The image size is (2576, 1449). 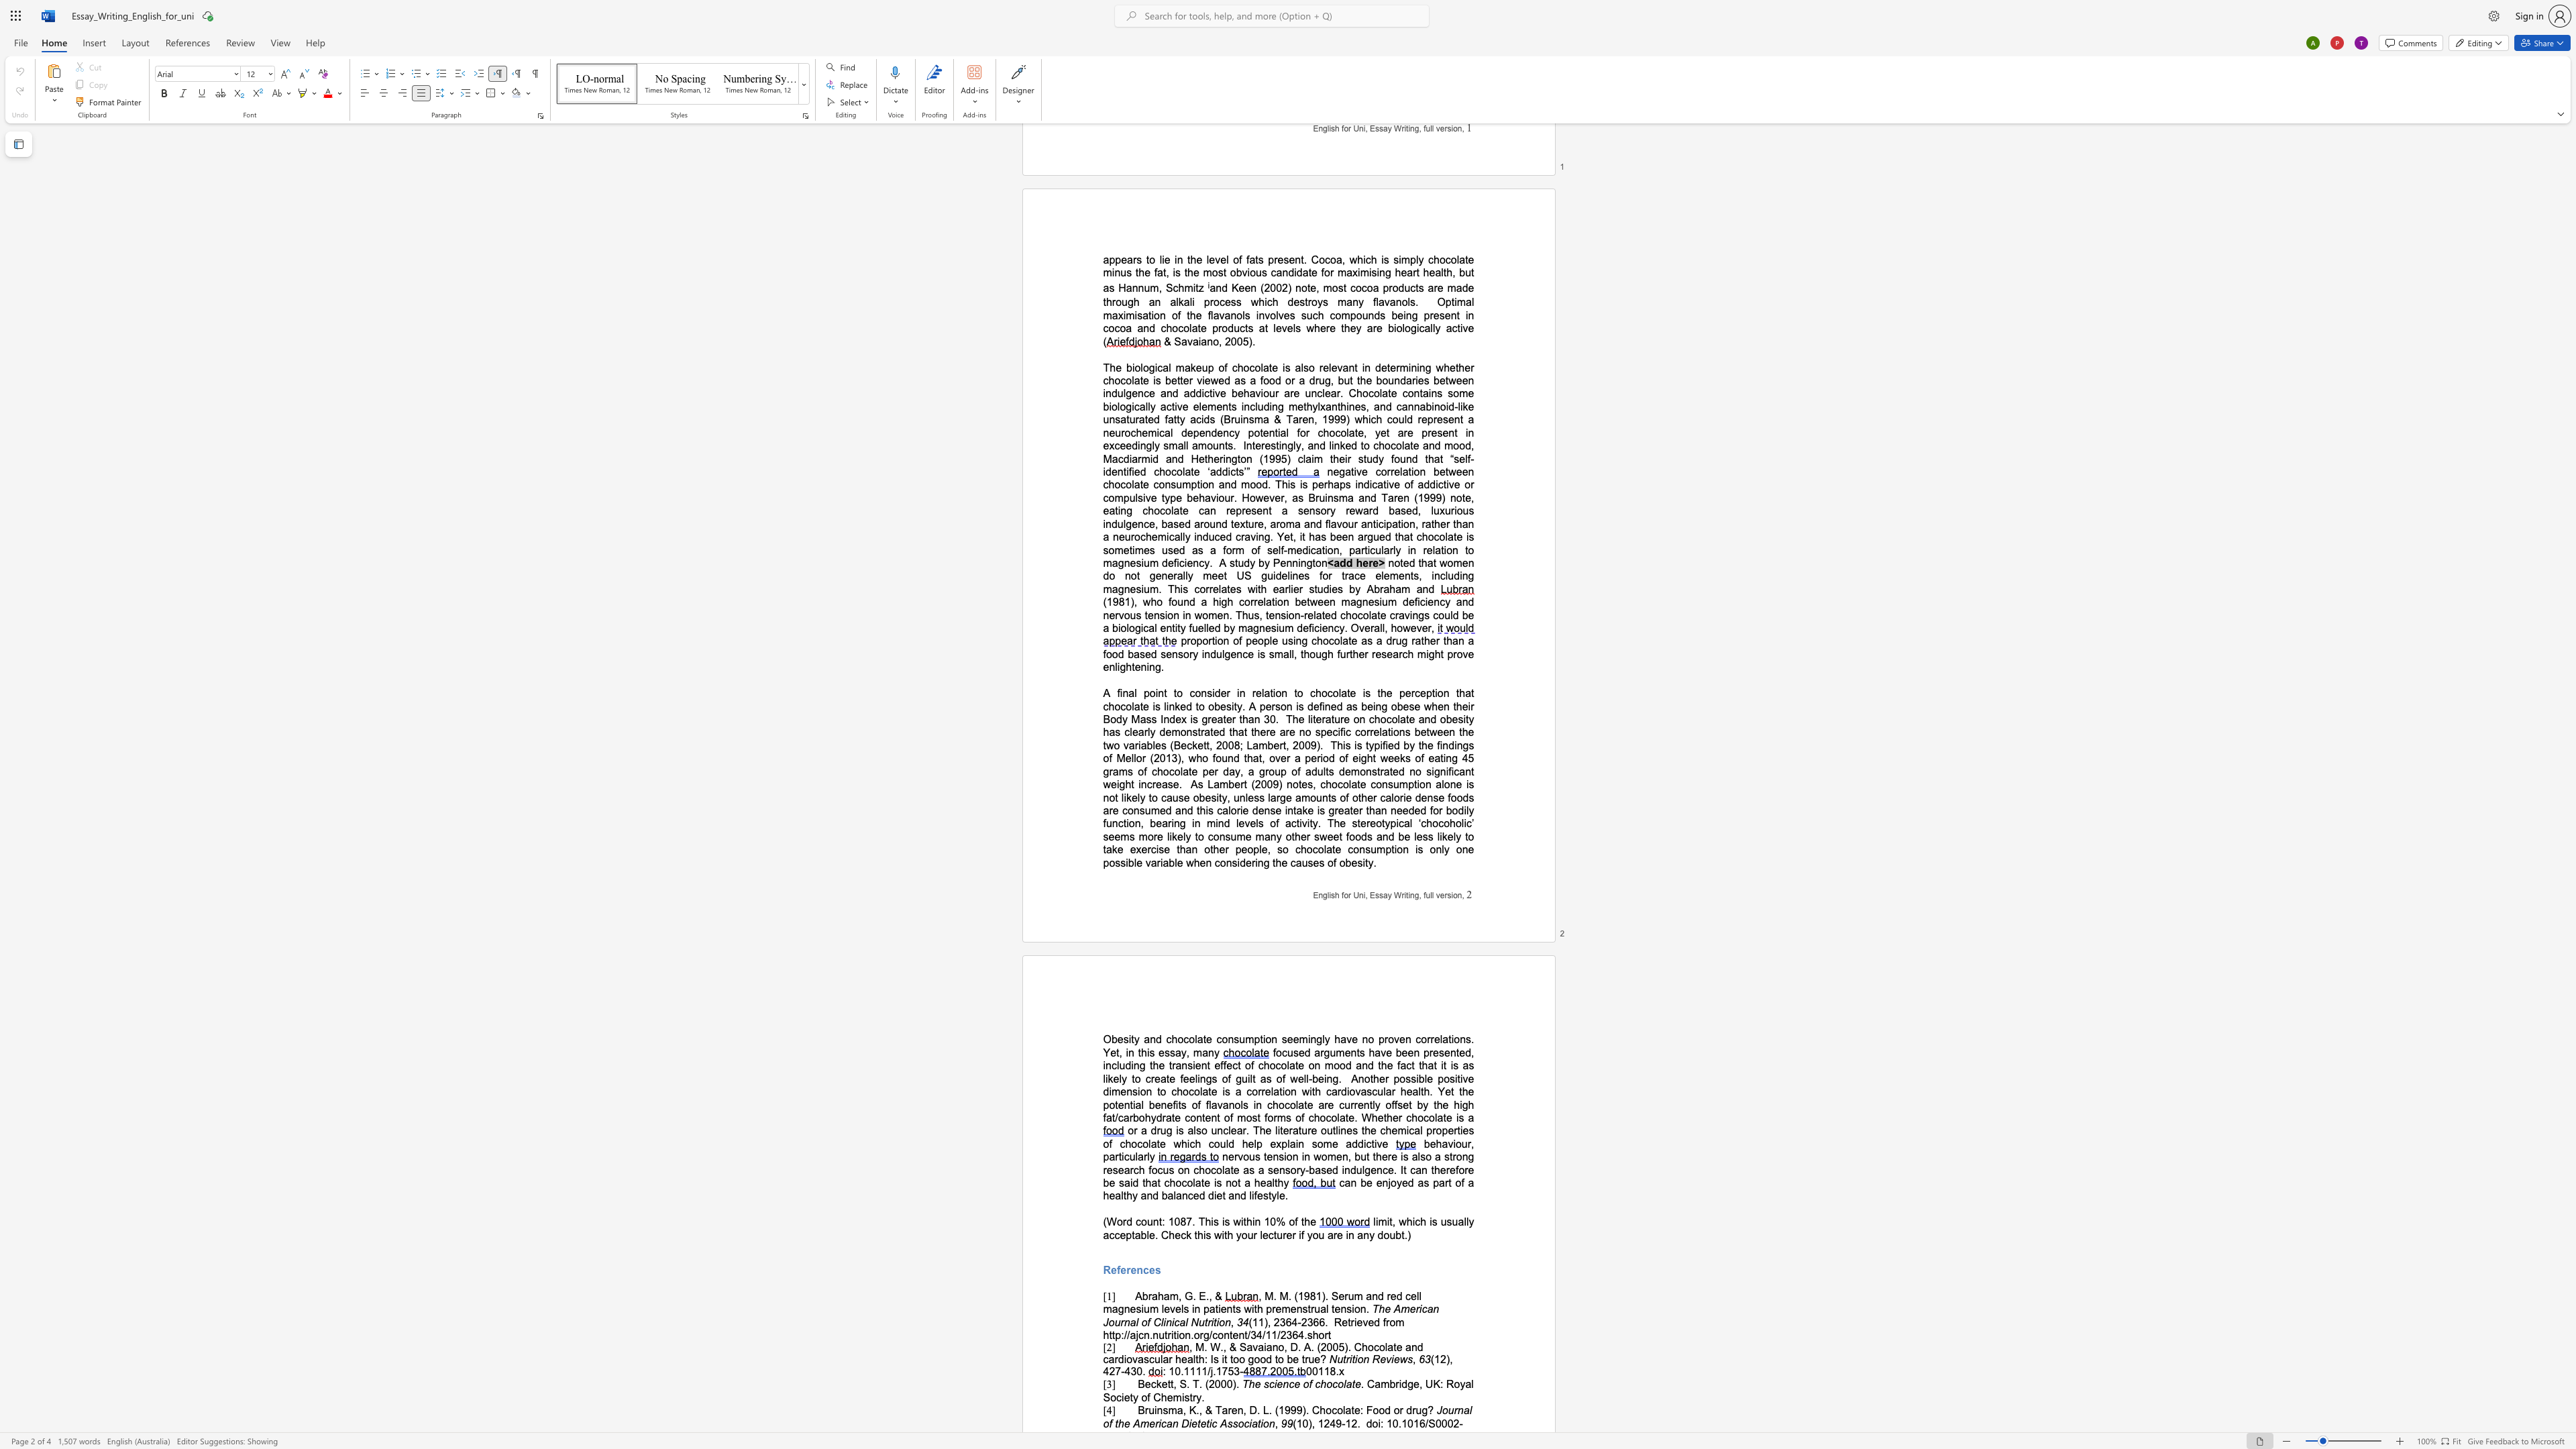 I want to click on the space between the continuous character "h" and "e" in the text, so click(x=1173, y=1234).